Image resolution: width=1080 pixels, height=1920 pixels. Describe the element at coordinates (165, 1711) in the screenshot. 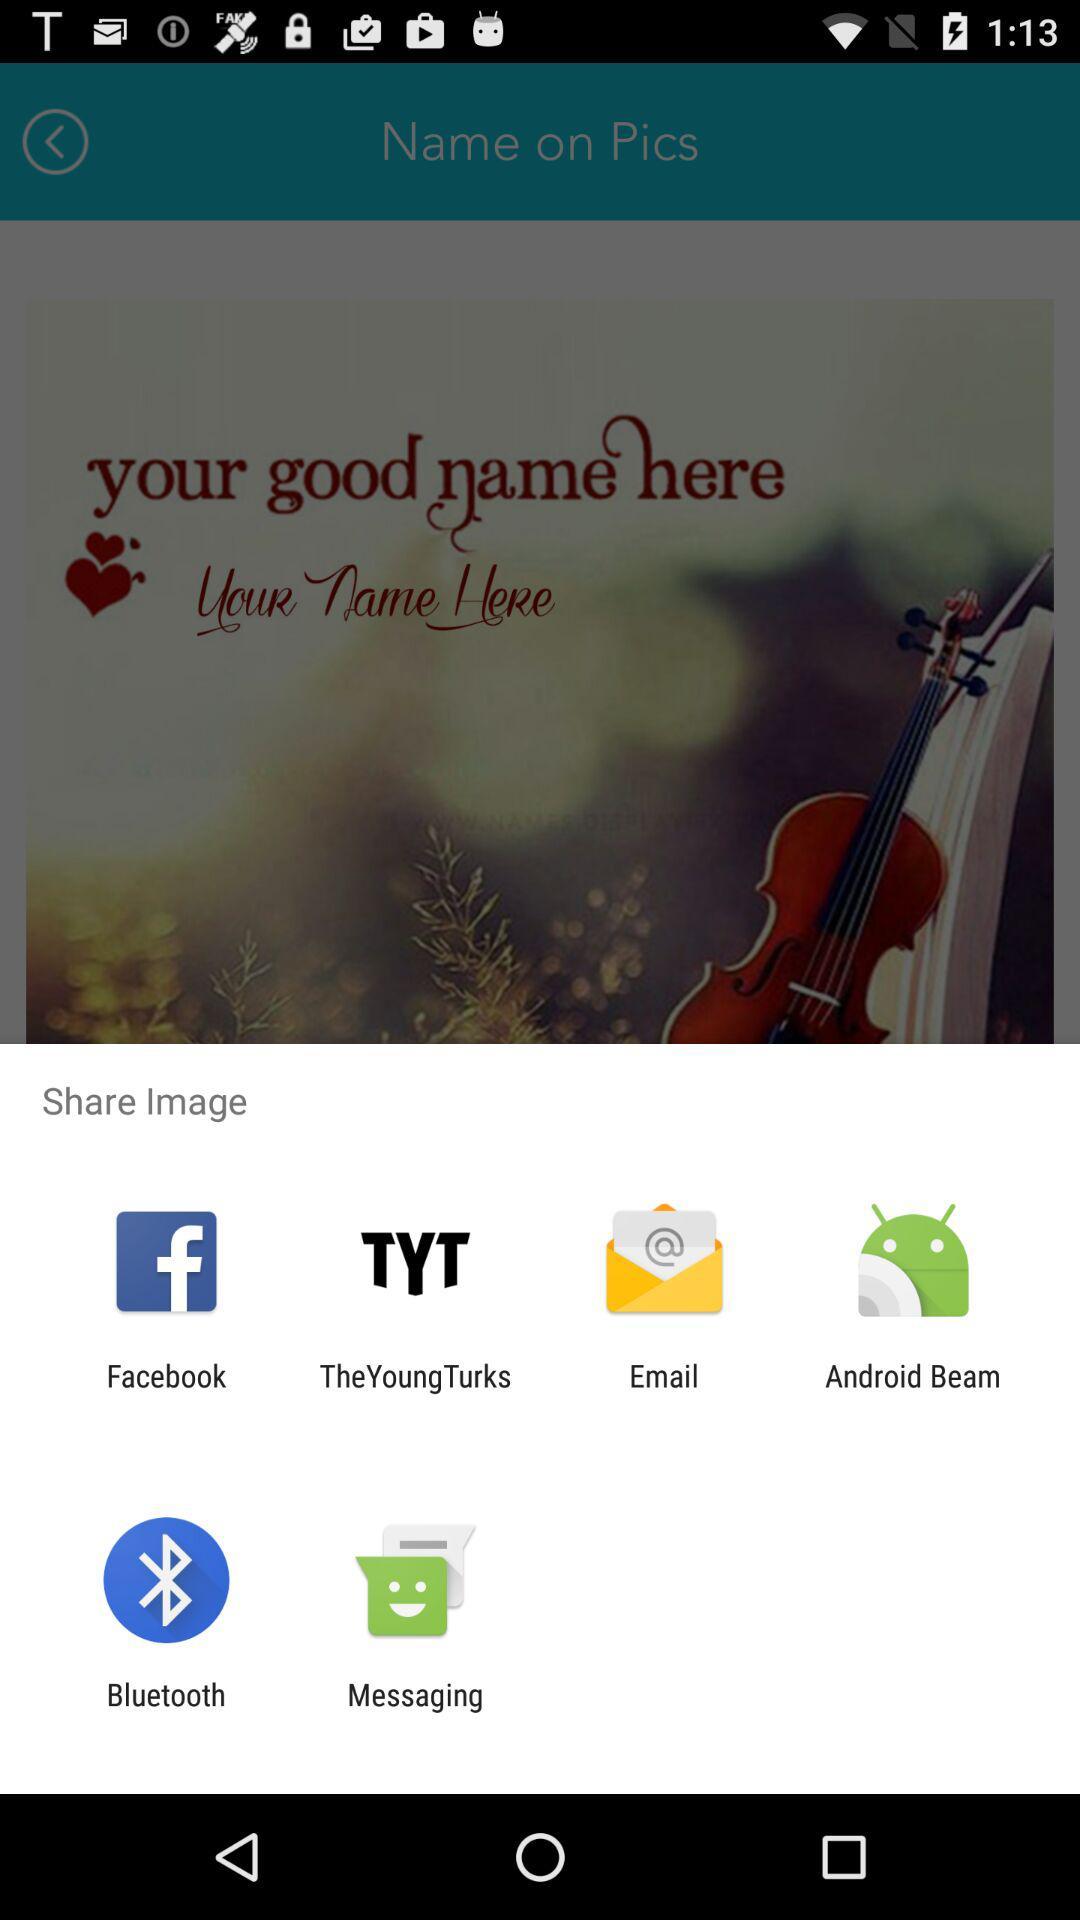

I see `the bluetooth item` at that location.